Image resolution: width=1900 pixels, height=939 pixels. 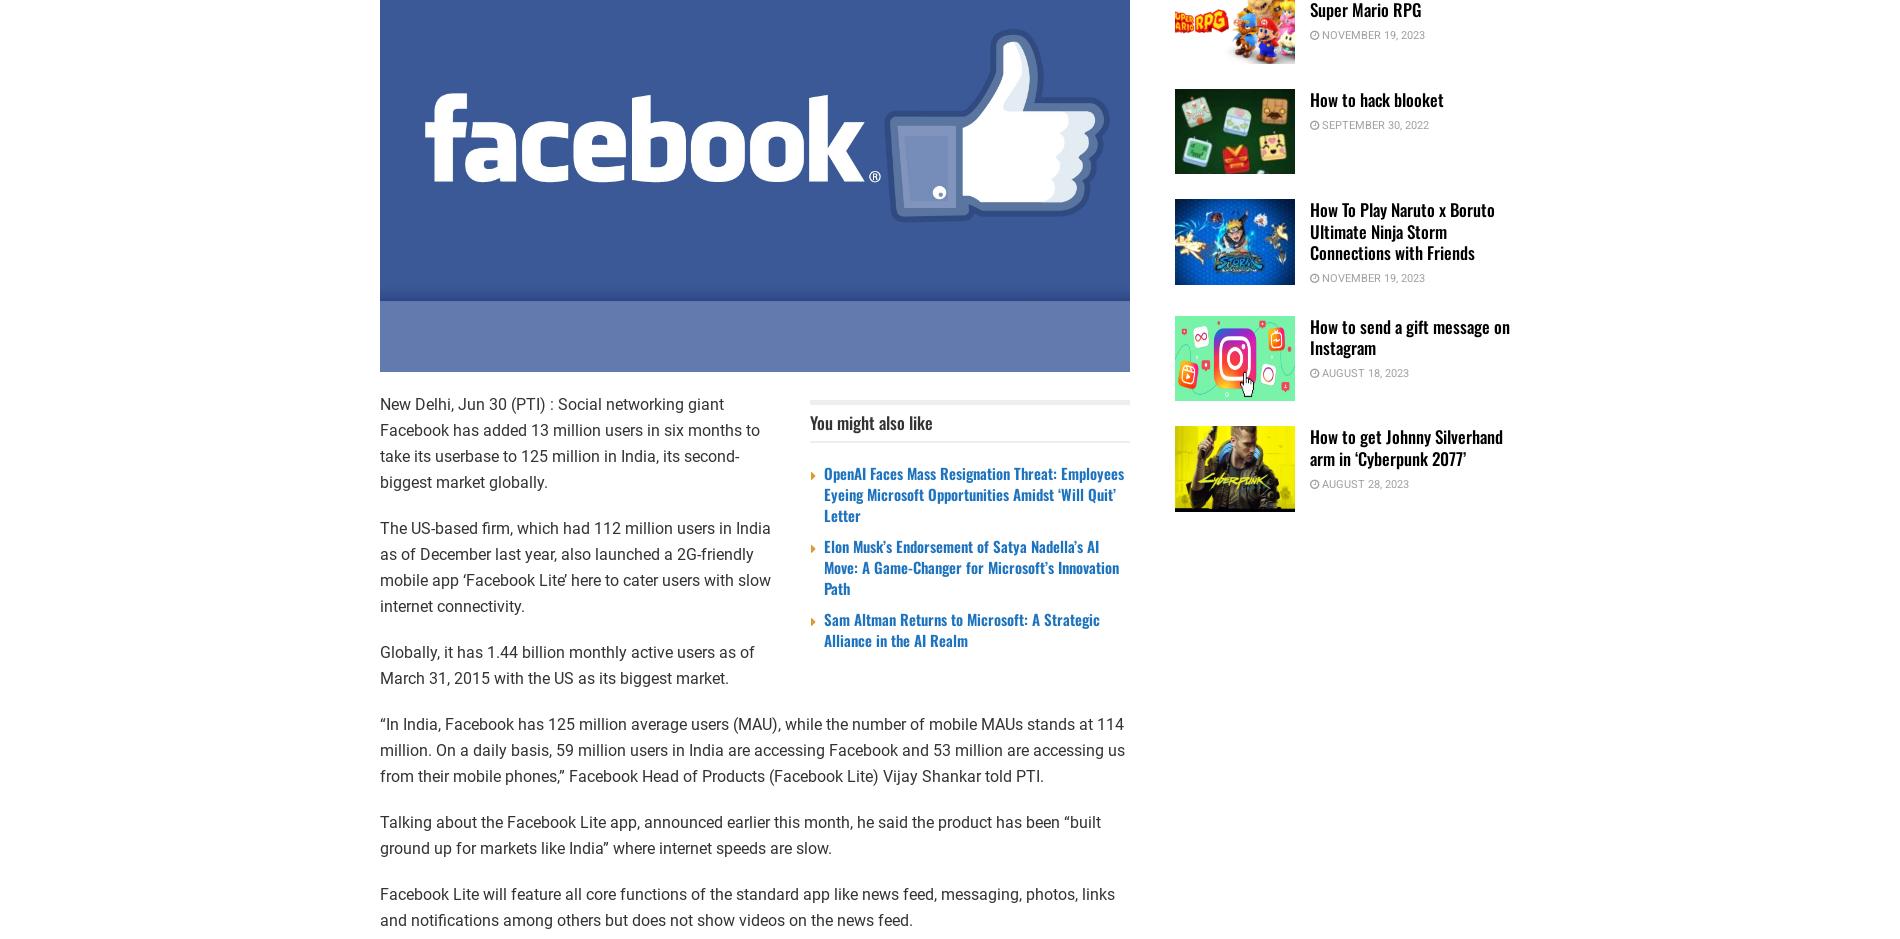 I want to click on 'How to get Johnny Silverhand arm in ‘Cyberpunk 2077’', so click(x=1405, y=446).